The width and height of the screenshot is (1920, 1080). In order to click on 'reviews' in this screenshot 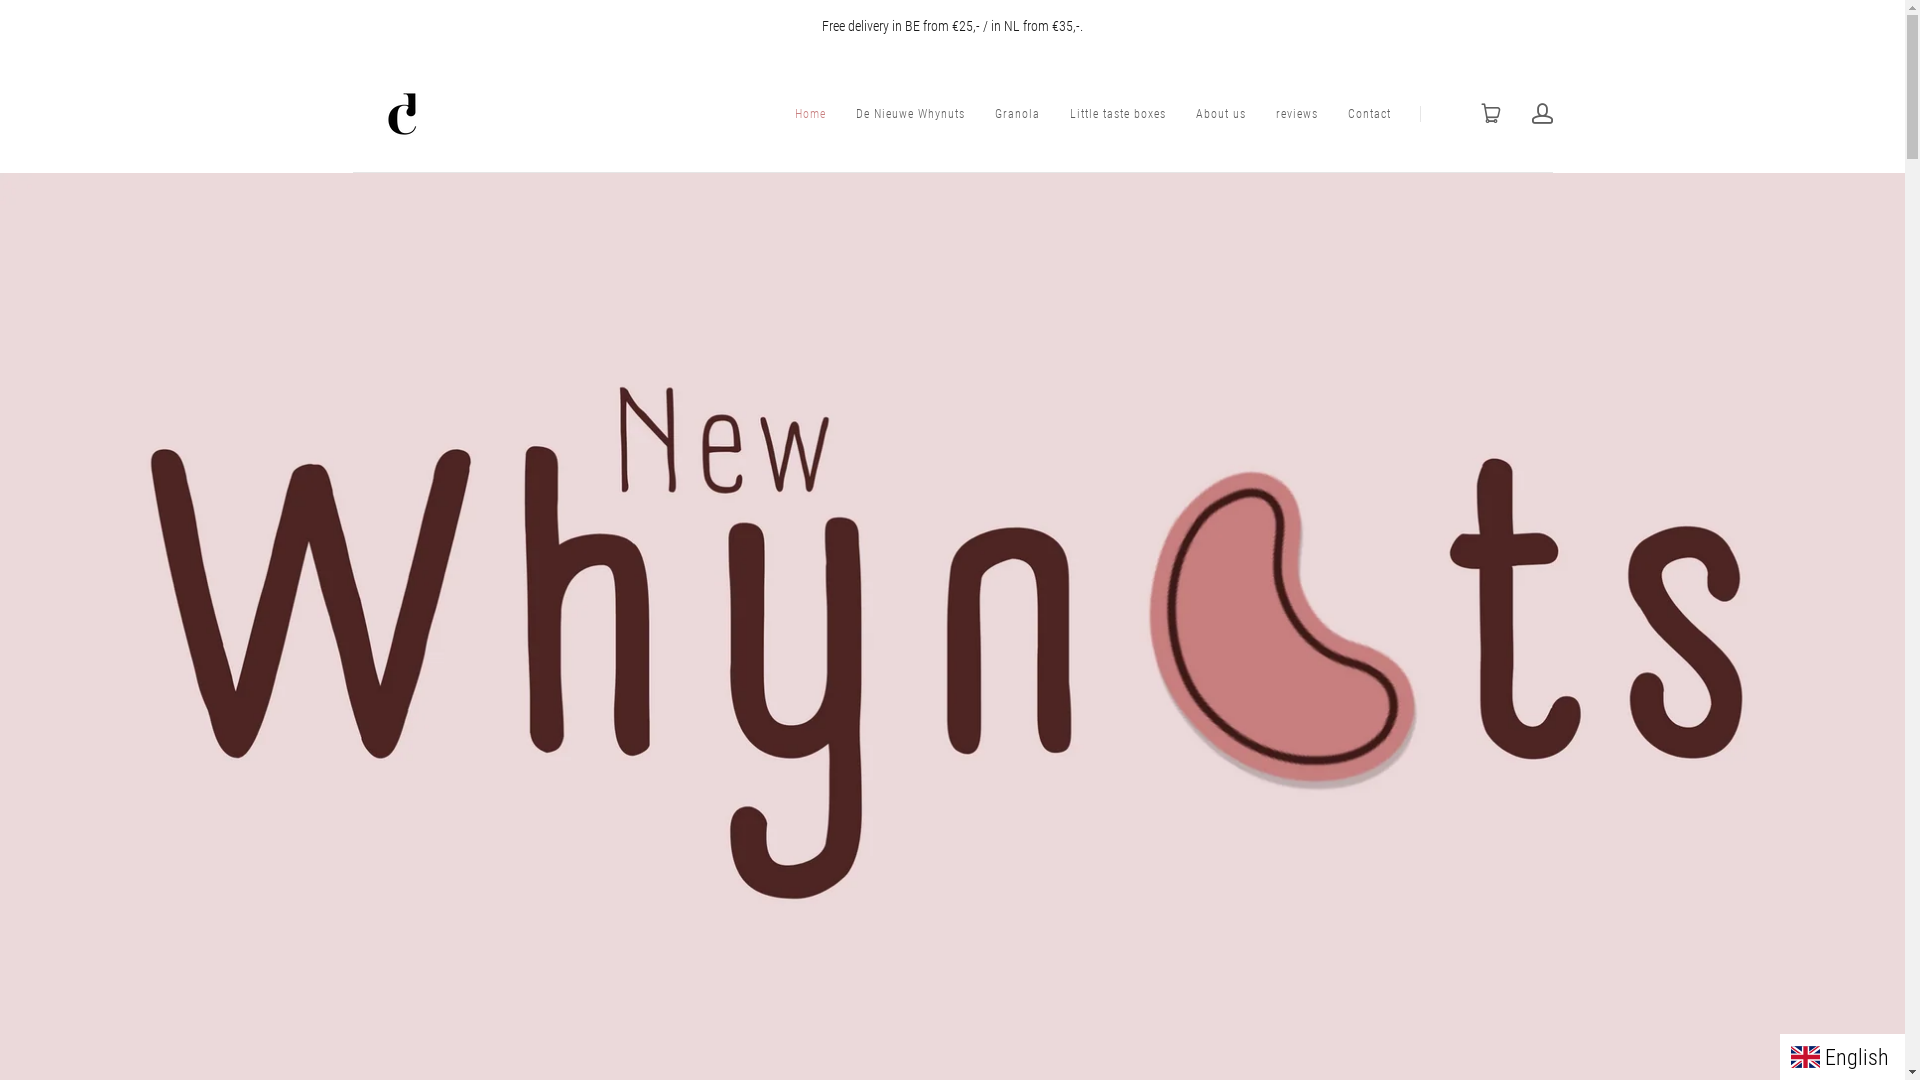, I will do `click(1296, 114)`.